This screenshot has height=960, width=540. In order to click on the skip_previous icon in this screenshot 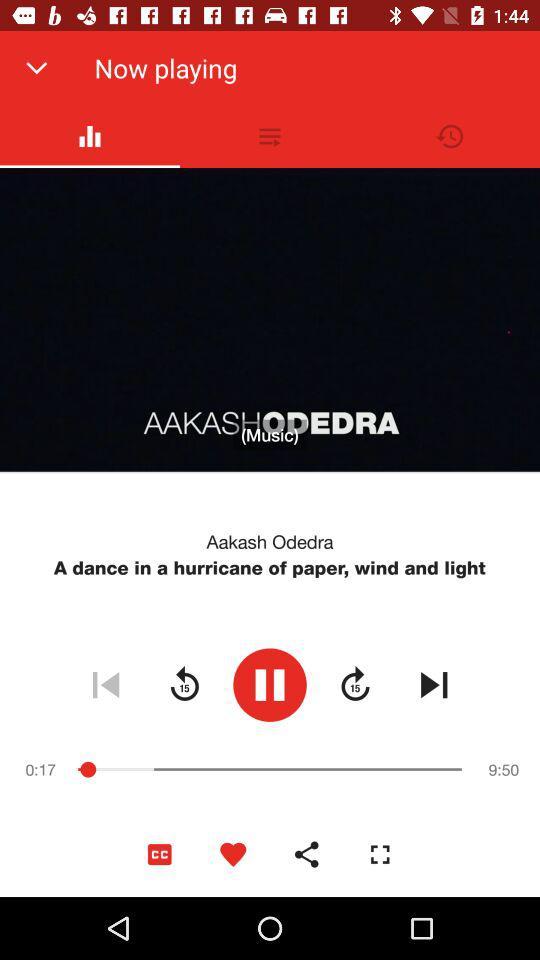, I will do `click(105, 684)`.